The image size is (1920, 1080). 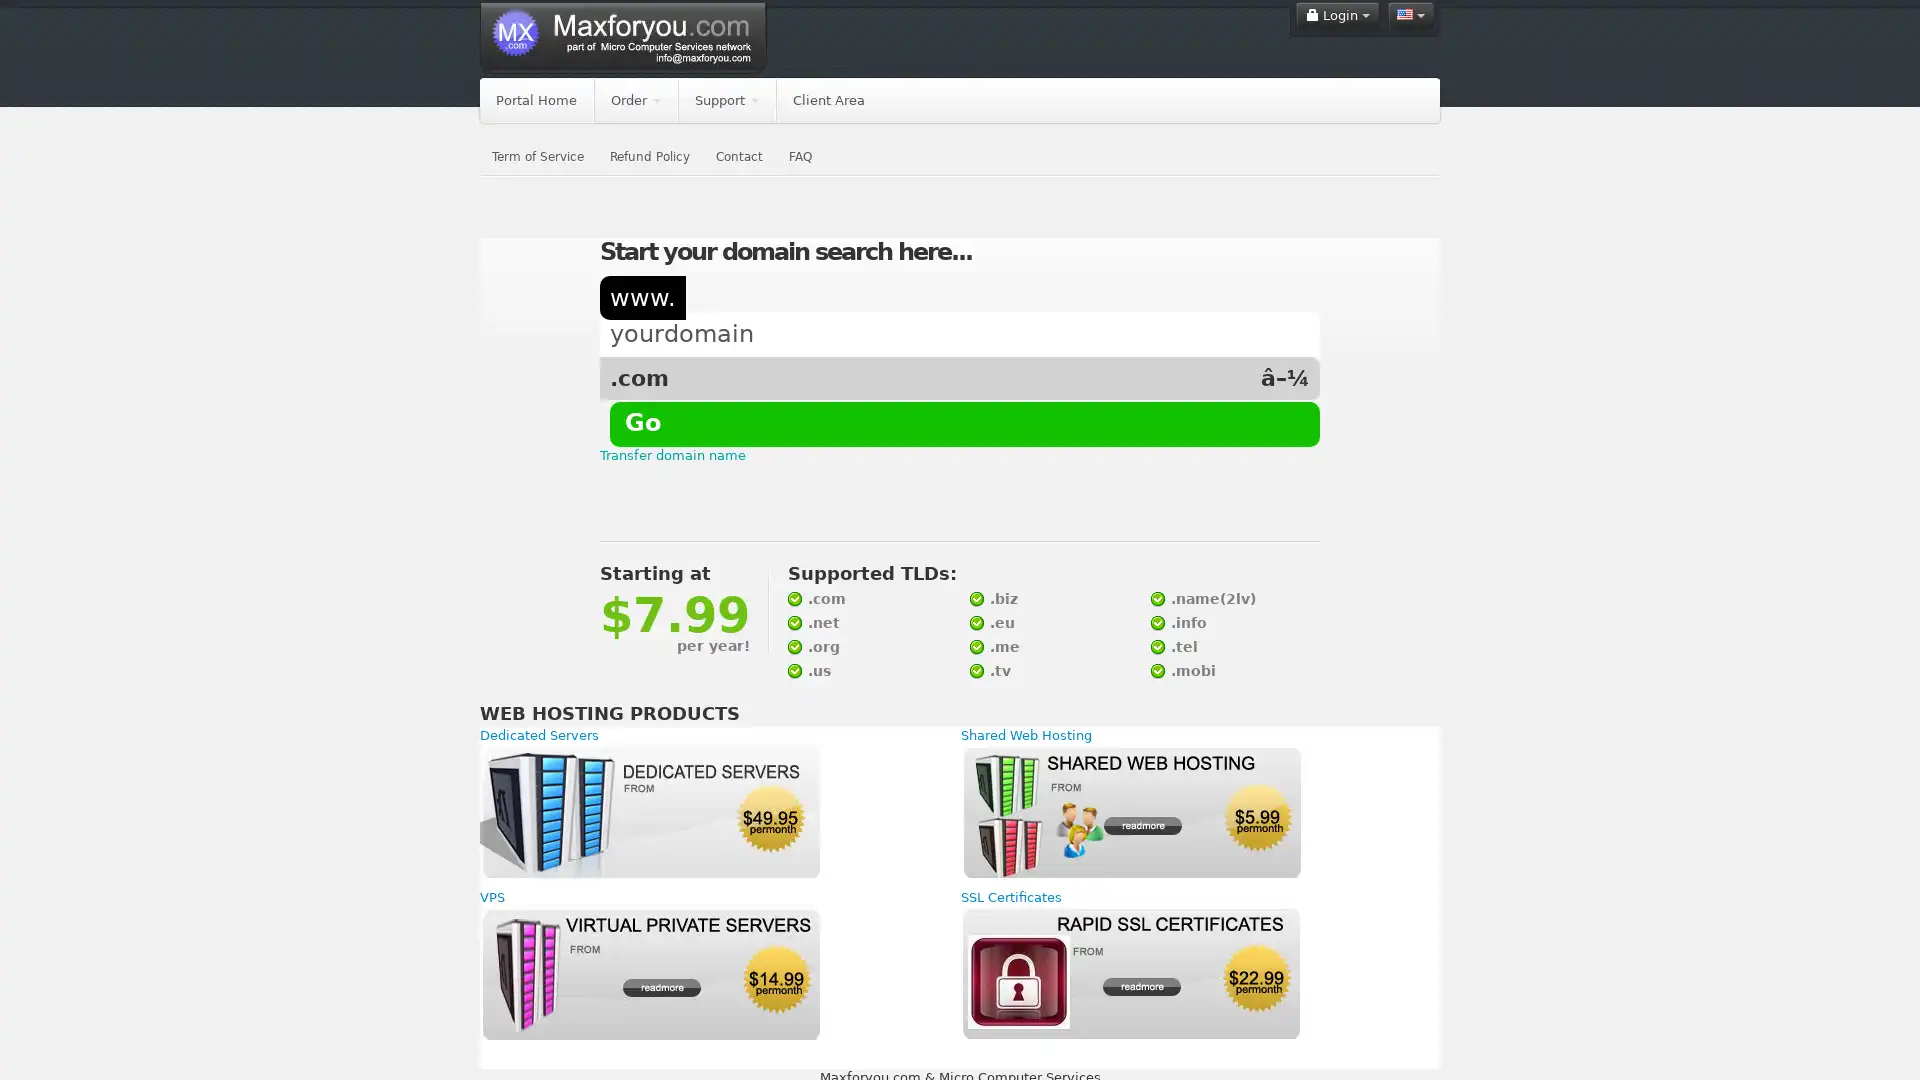 What do you see at coordinates (1410, 15) in the screenshot?
I see `English` at bounding box center [1410, 15].